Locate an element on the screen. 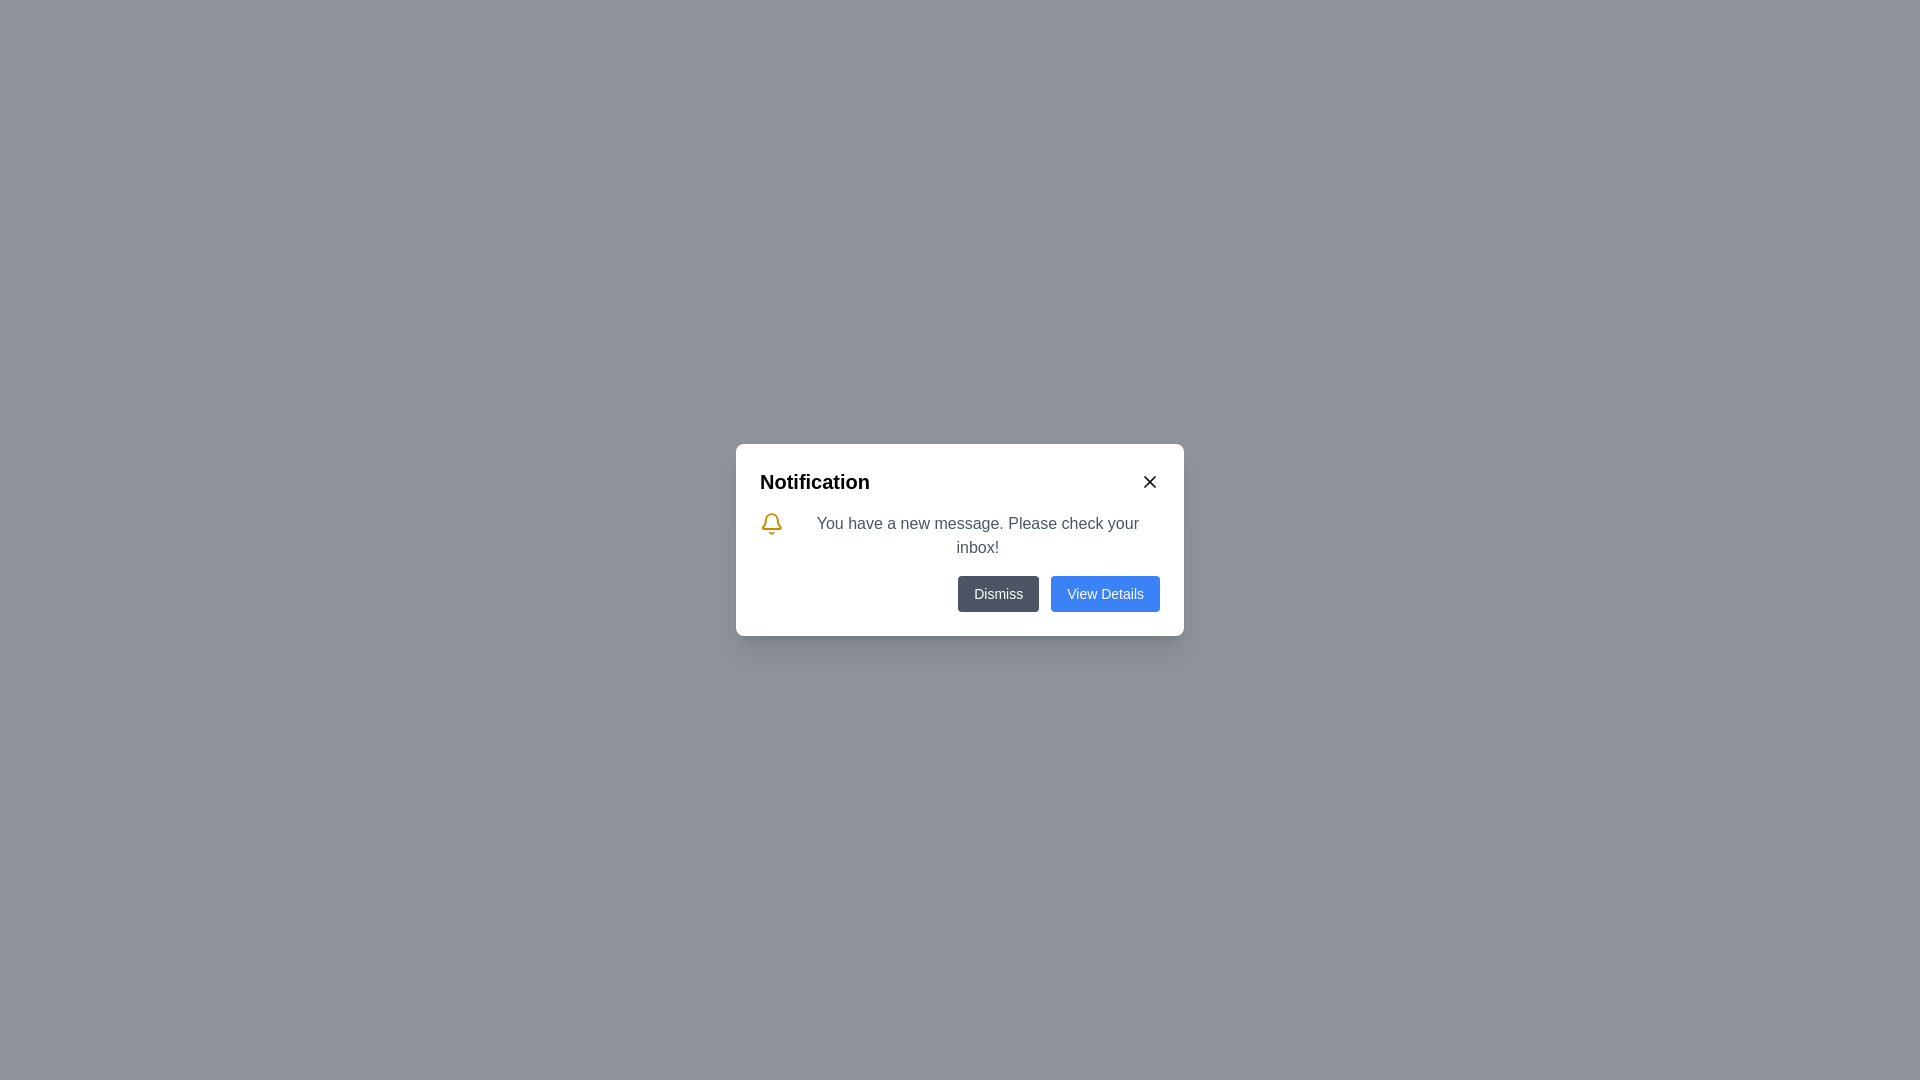 This screenshot has width=1920, height=1080. the 'Dismiss' button in the bottom-right area of the notification dialog card, which is part of the Button Group for dismissing notifications is located at coordinates (960, 593).